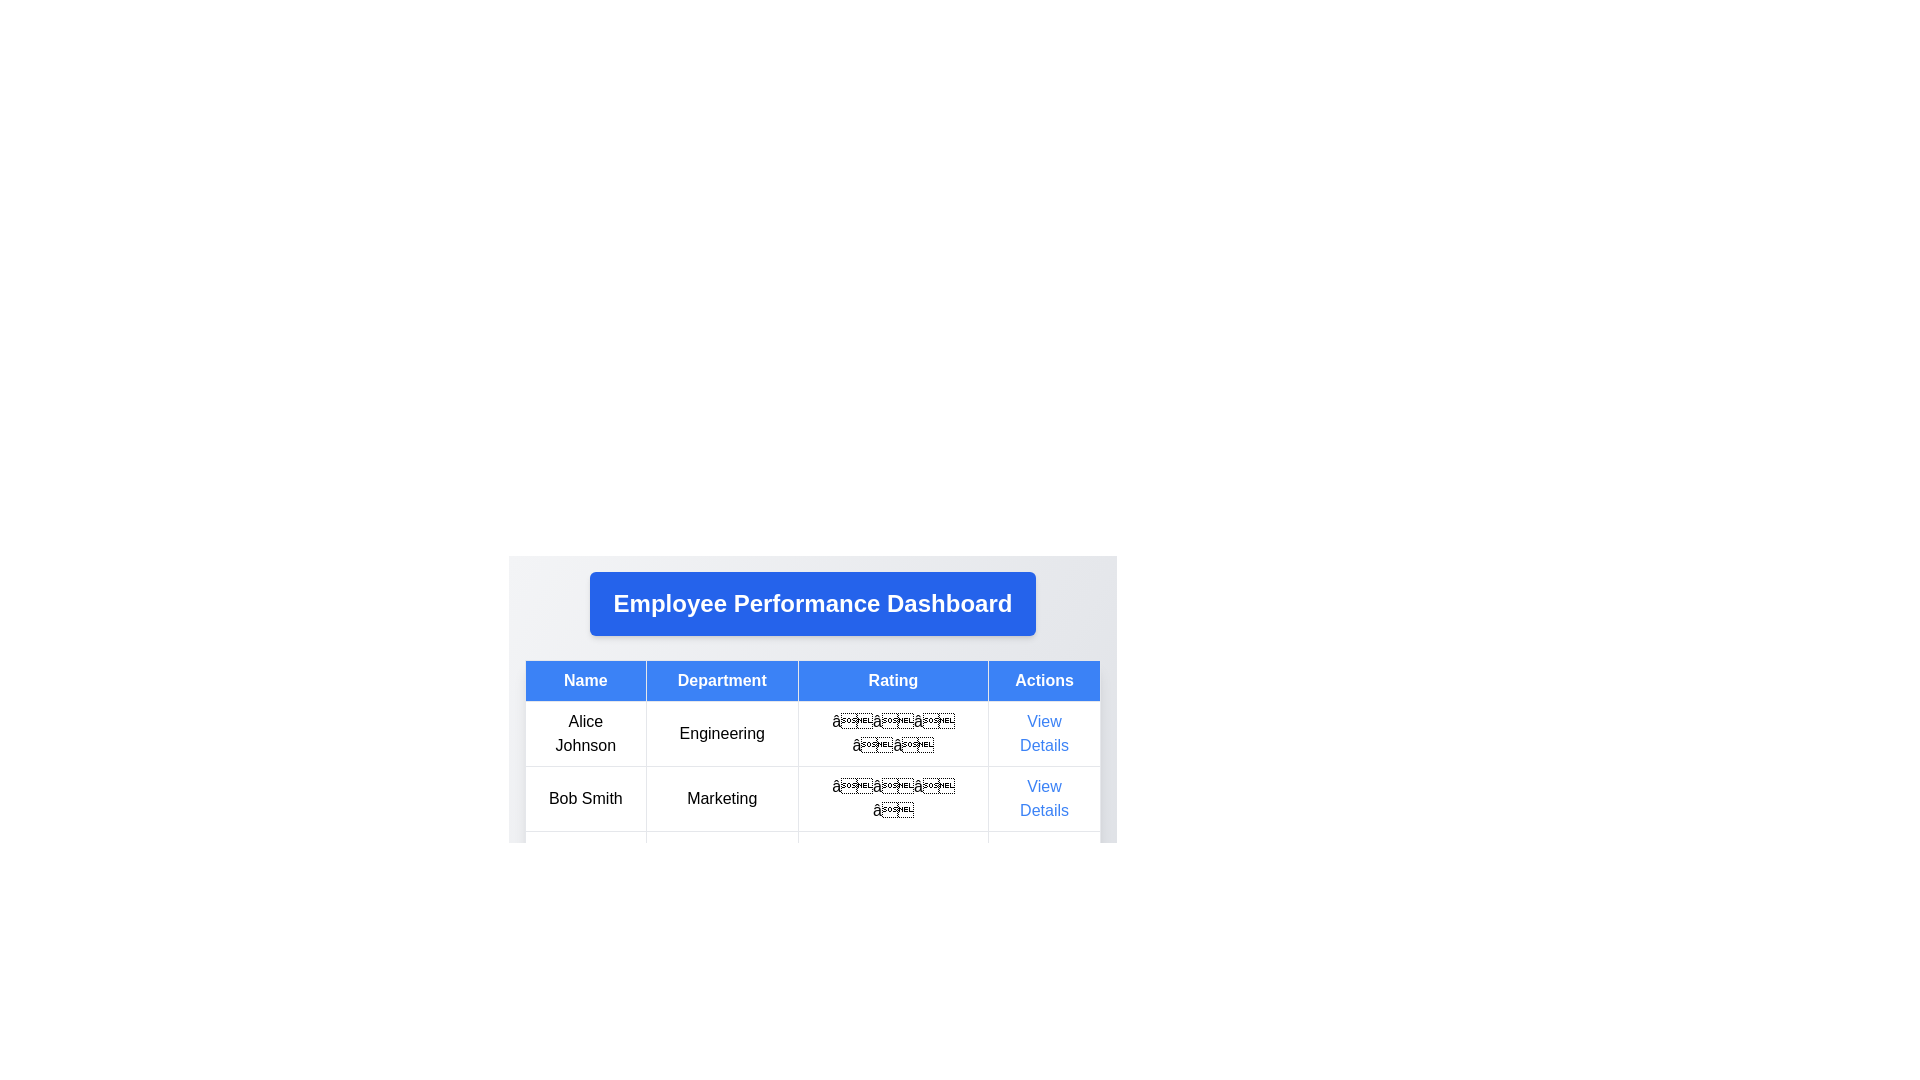 The height and width of the screenshot is (1080, 1920). What do you see at coordinates (812, 680) in the screenshot?
I see `the Table Header at the top of the Employee Performance Dashboard` at bounding box center [812, 680].